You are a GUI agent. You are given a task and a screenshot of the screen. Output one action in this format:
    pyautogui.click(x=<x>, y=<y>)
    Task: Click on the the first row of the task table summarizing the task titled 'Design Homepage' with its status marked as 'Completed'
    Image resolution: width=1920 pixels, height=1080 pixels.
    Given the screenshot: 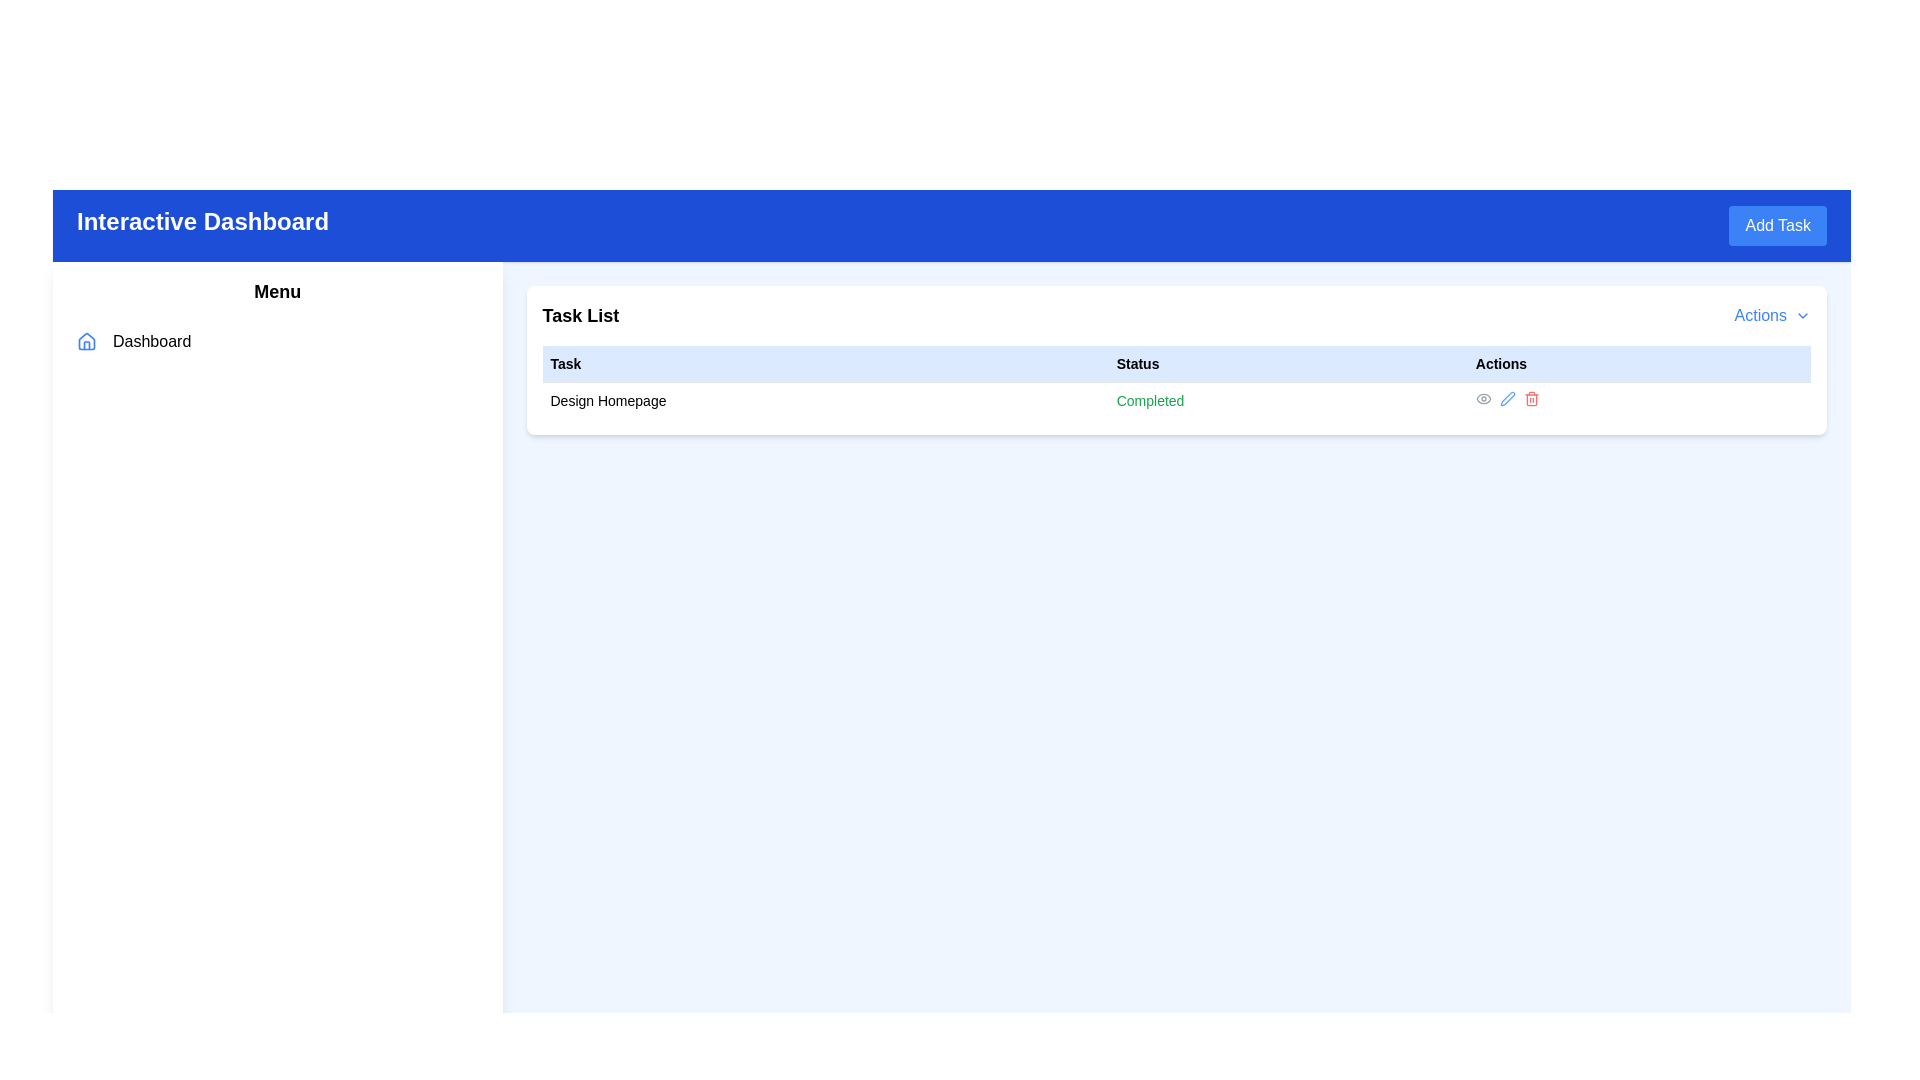 What is the action you would take?
    pyautogui.click(x=1176, y=400)
    